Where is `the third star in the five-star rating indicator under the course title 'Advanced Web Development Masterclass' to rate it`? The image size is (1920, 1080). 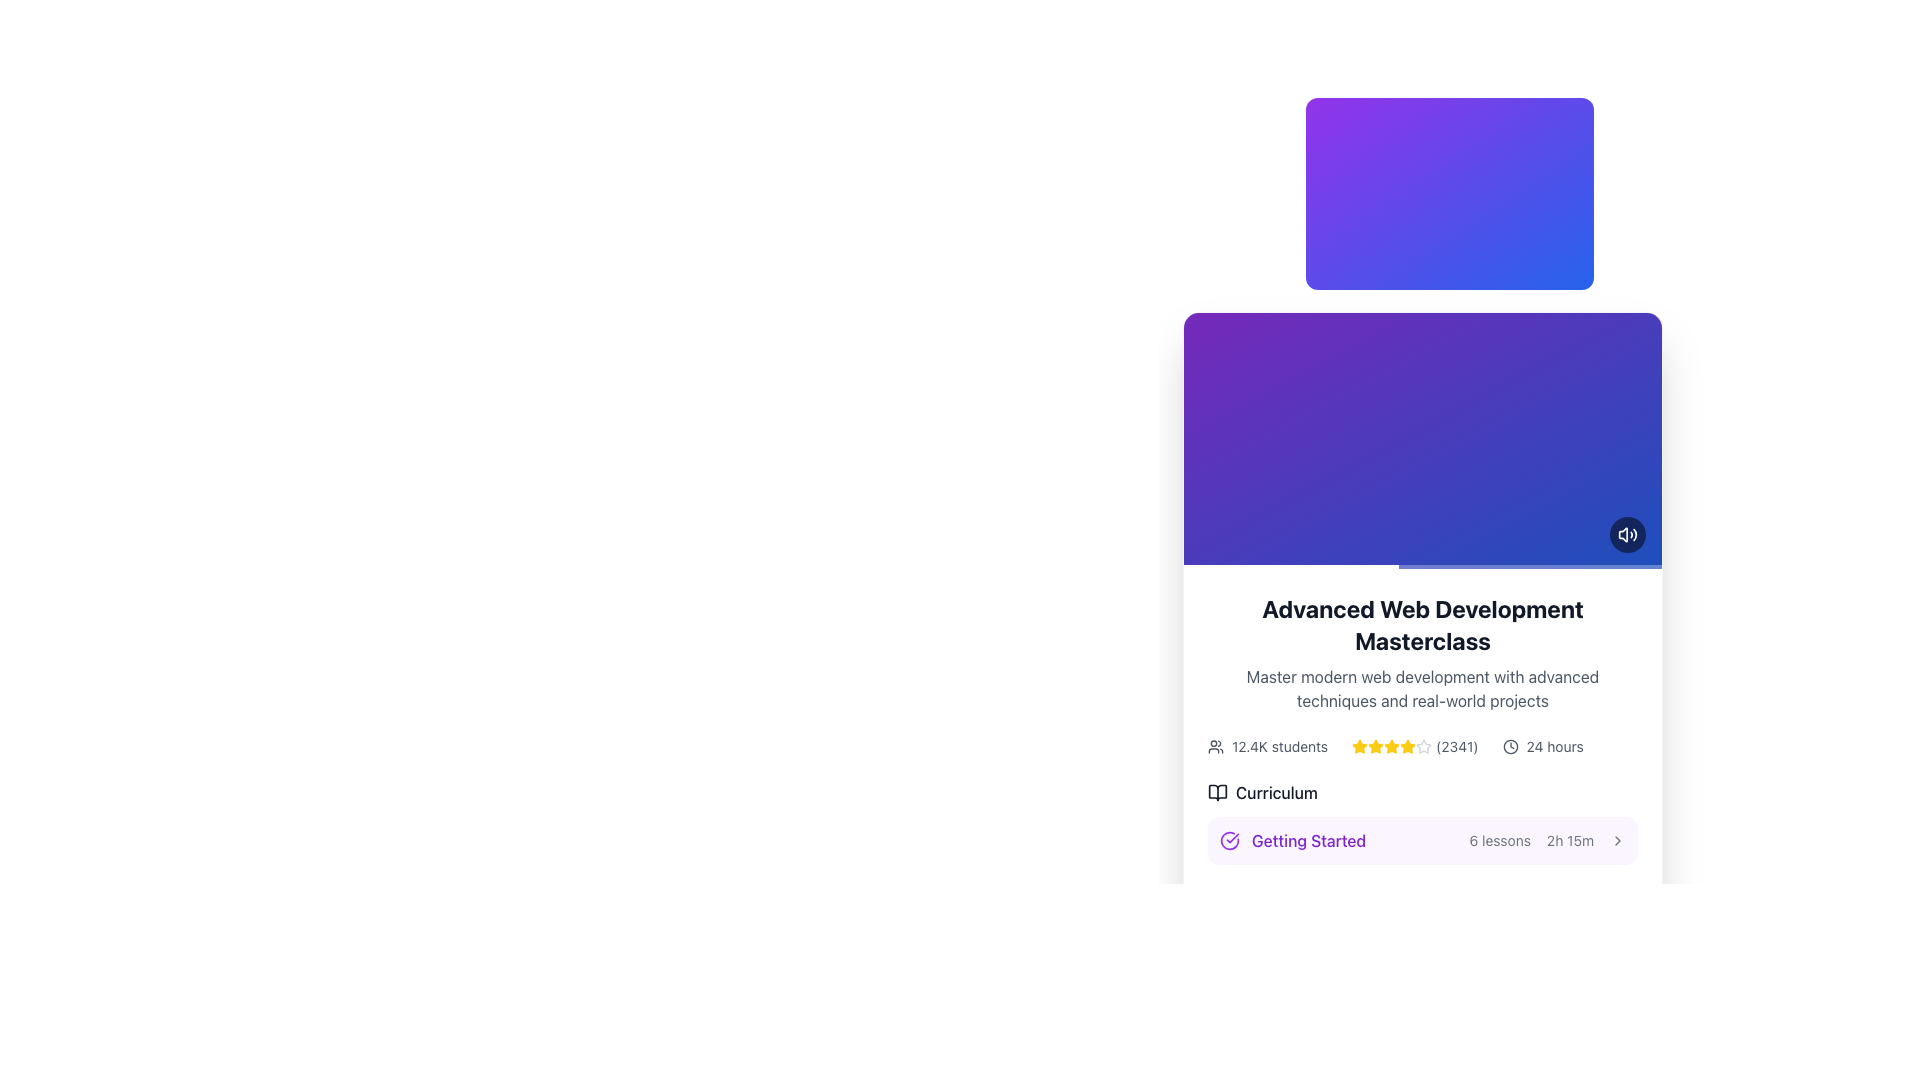
the third star in the five-star rating indicator under the course title 'Advanced Web Development Masterclass' to rate it is located at coordinates (1407, 746).